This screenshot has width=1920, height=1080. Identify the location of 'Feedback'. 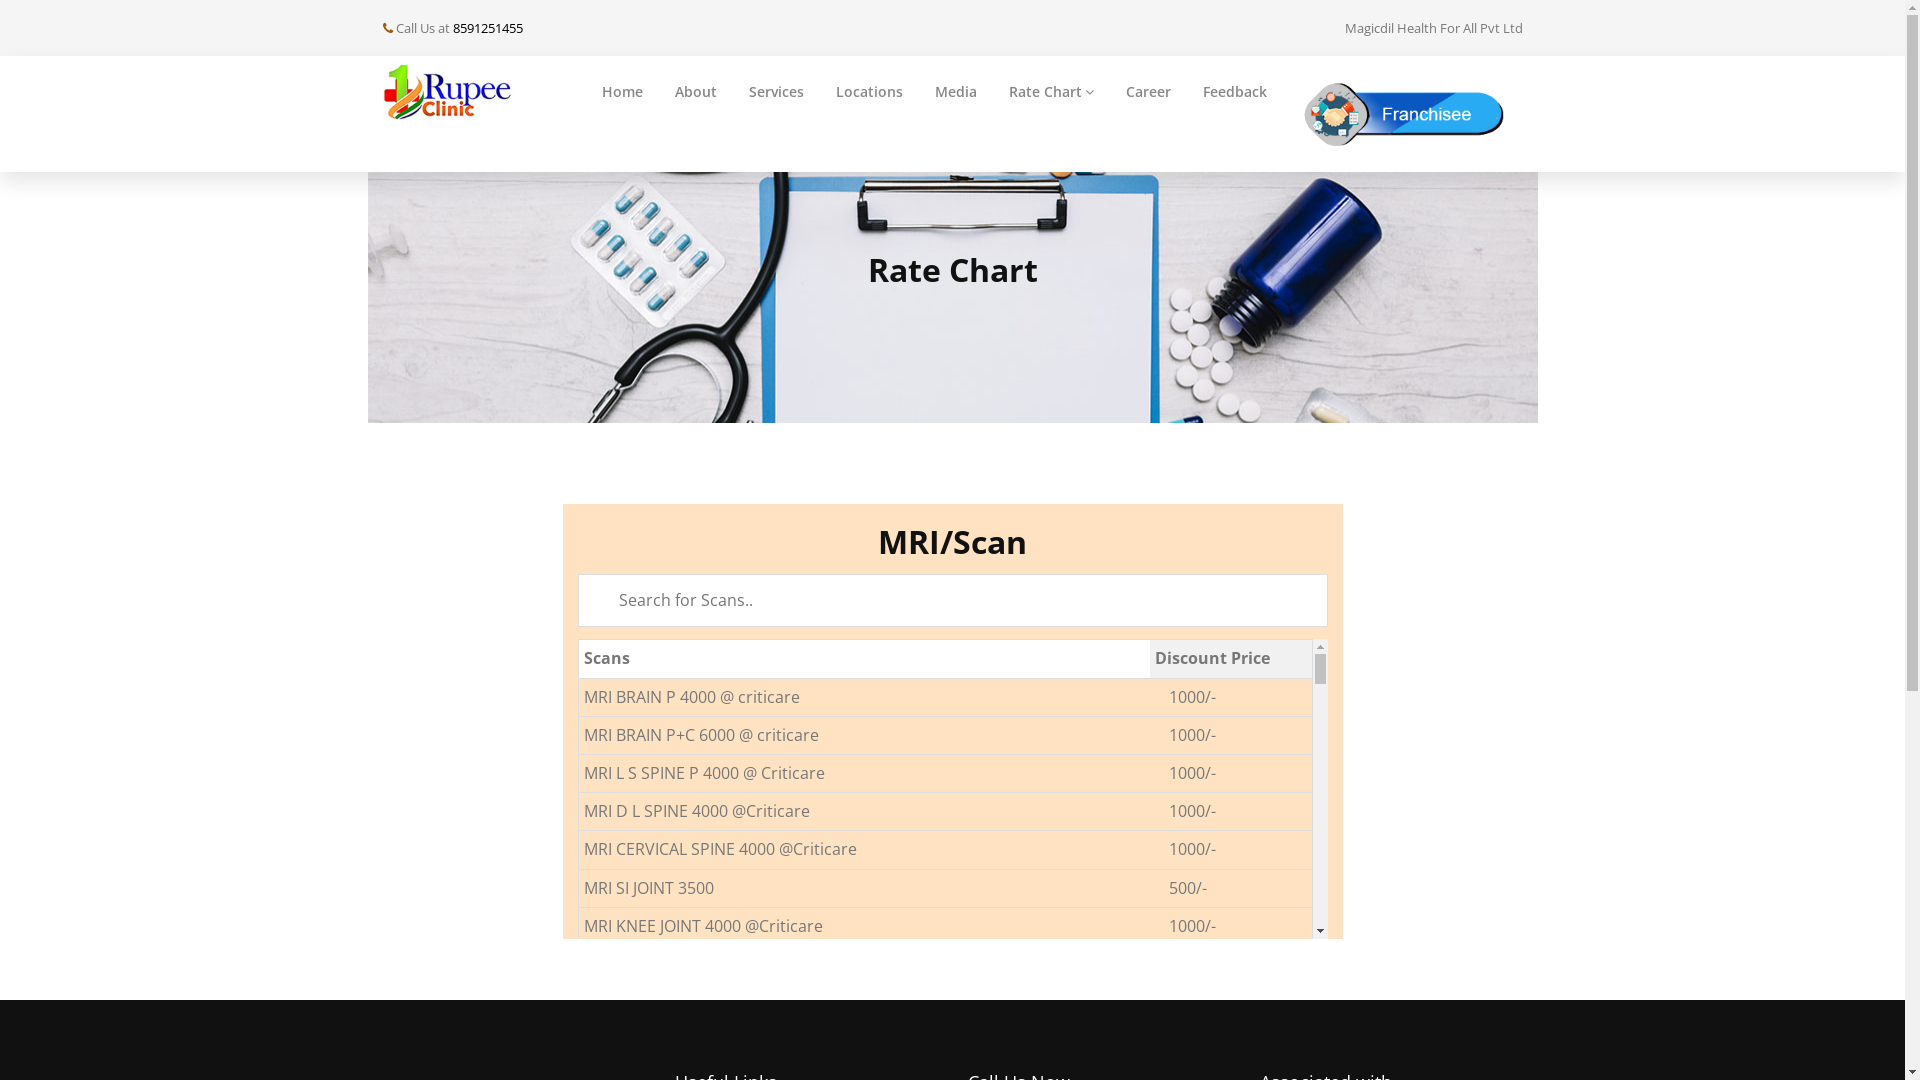
(1233, 92).